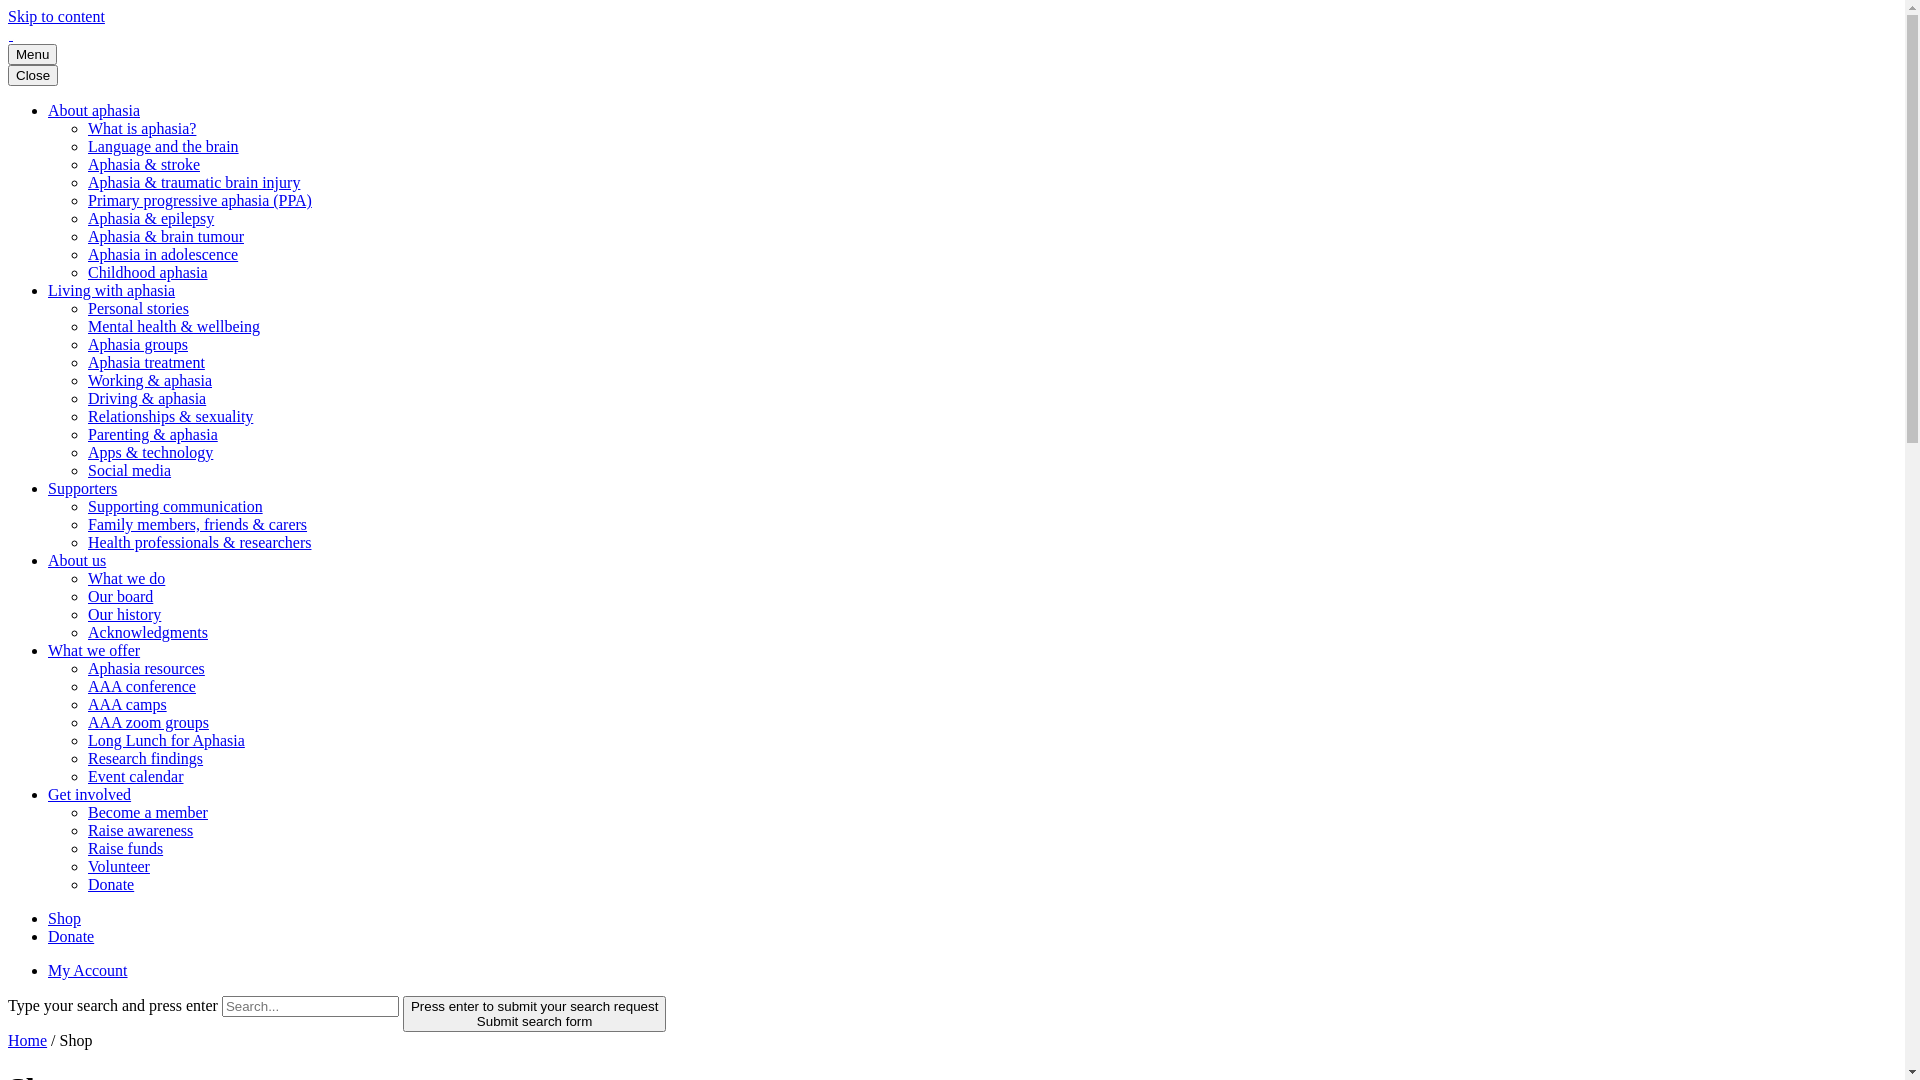 This screenshot has width=1920, height=1080. What do you see at coordinates (86, 452) in the screenshot?
I see `'Apps & technology'` at bounding box center [86, 452].